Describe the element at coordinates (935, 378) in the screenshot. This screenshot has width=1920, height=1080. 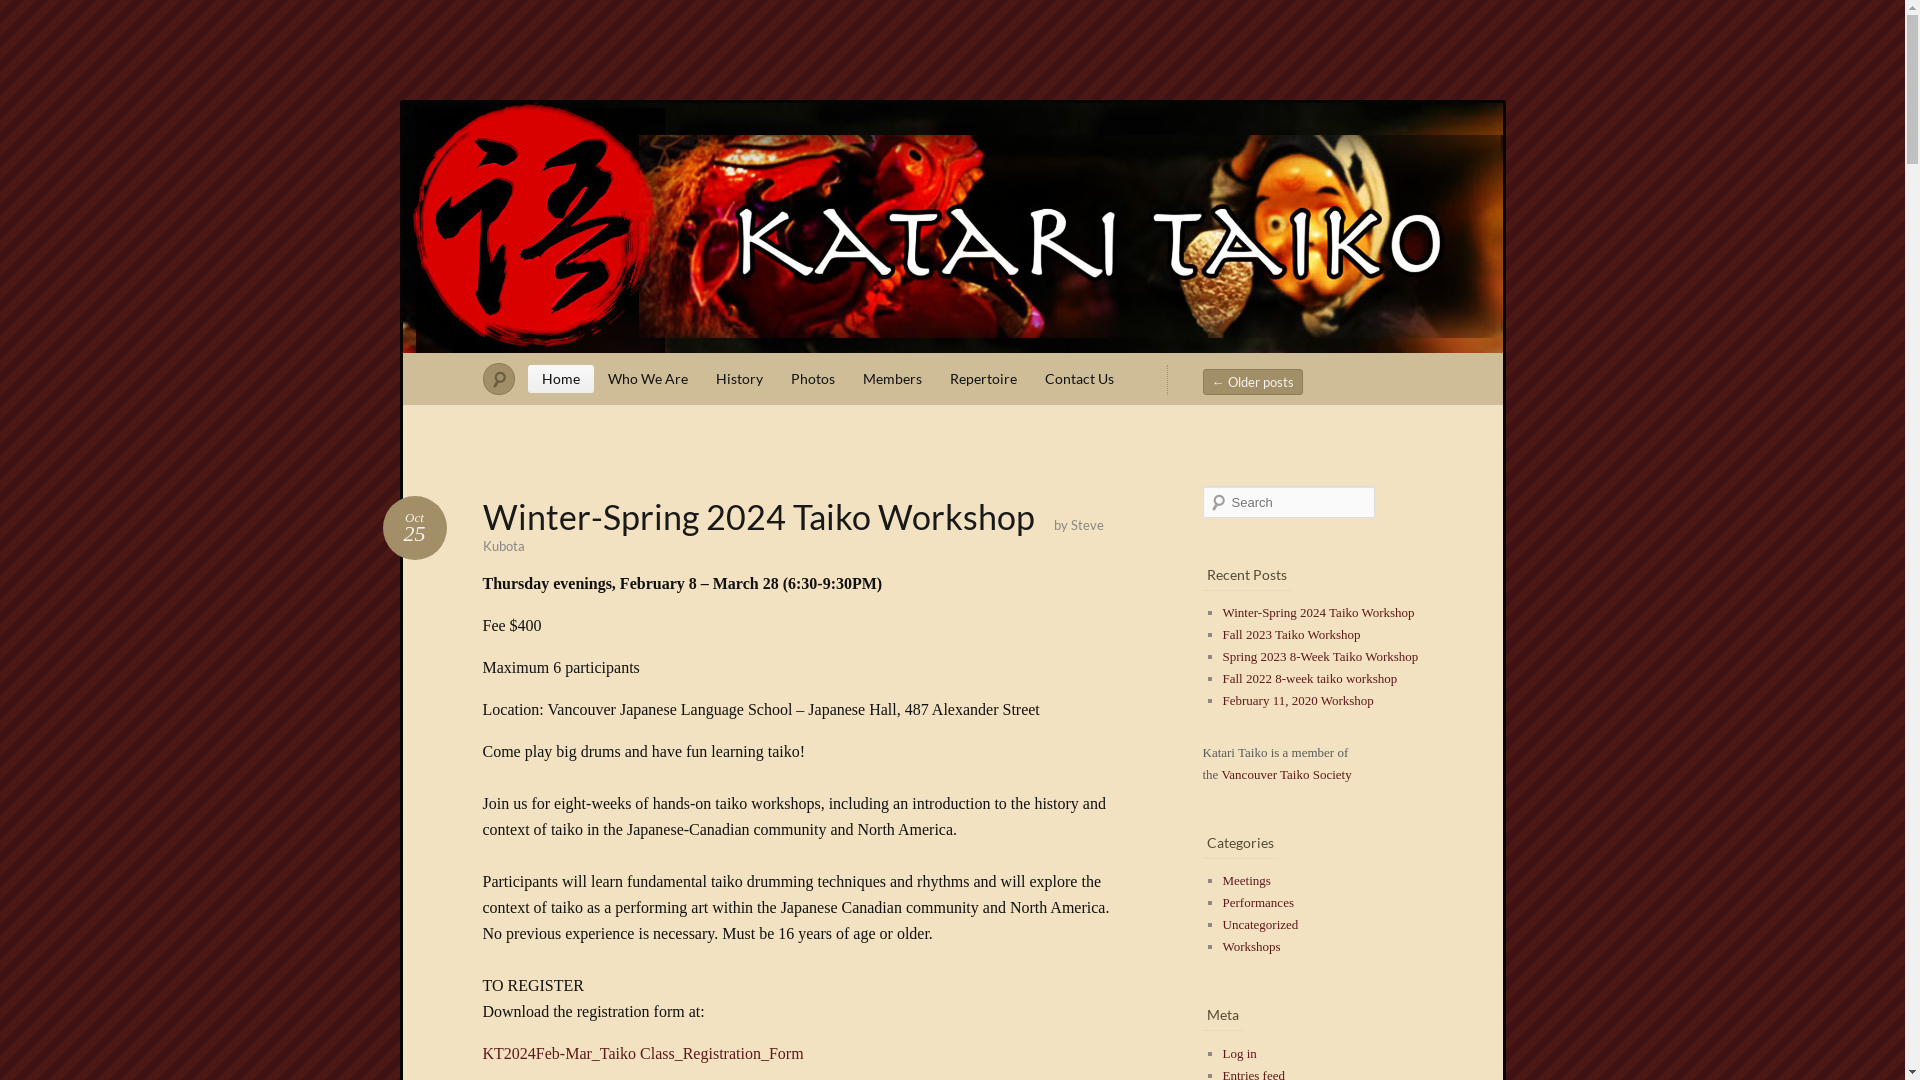
I see `'Repertoire'` at that location.